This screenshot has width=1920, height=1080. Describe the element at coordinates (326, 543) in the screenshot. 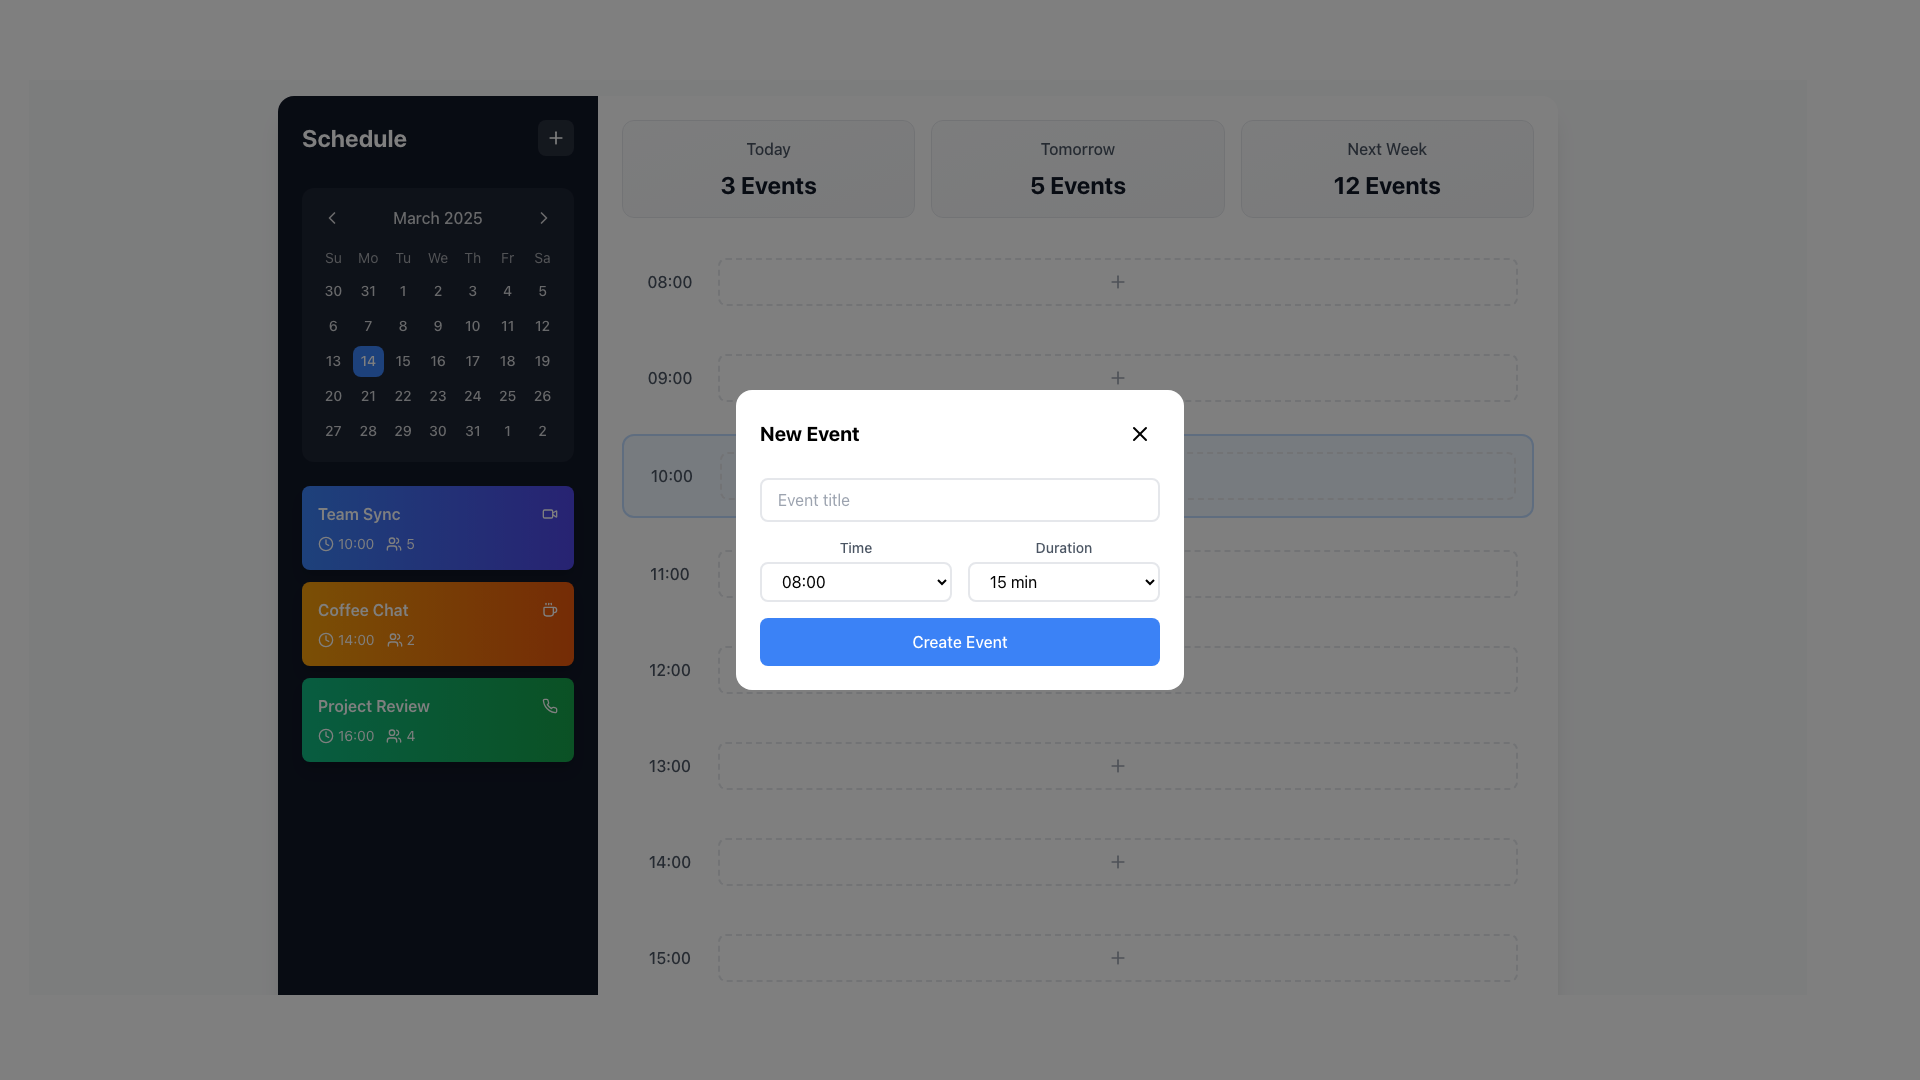

I see `the circular icon representing a clock, located in the sidebar of the UI, just before the time '10:00' in the 'Team Sync' event card` at that location.